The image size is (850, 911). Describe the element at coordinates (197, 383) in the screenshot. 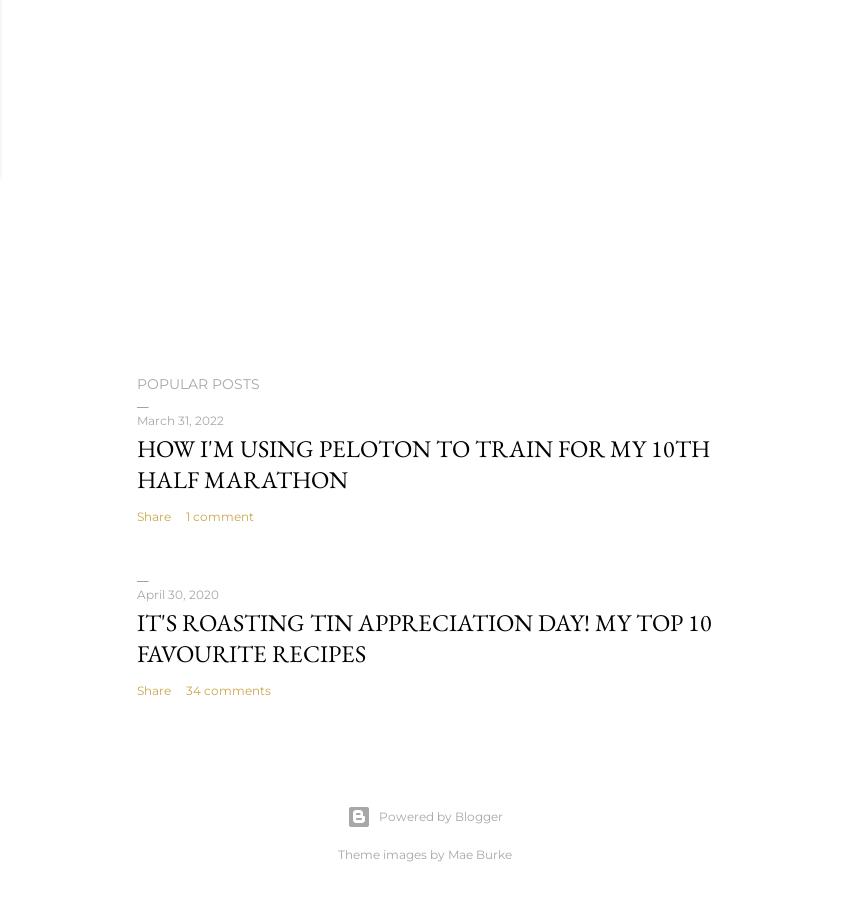

I see `'Popular Posts'` at that location.